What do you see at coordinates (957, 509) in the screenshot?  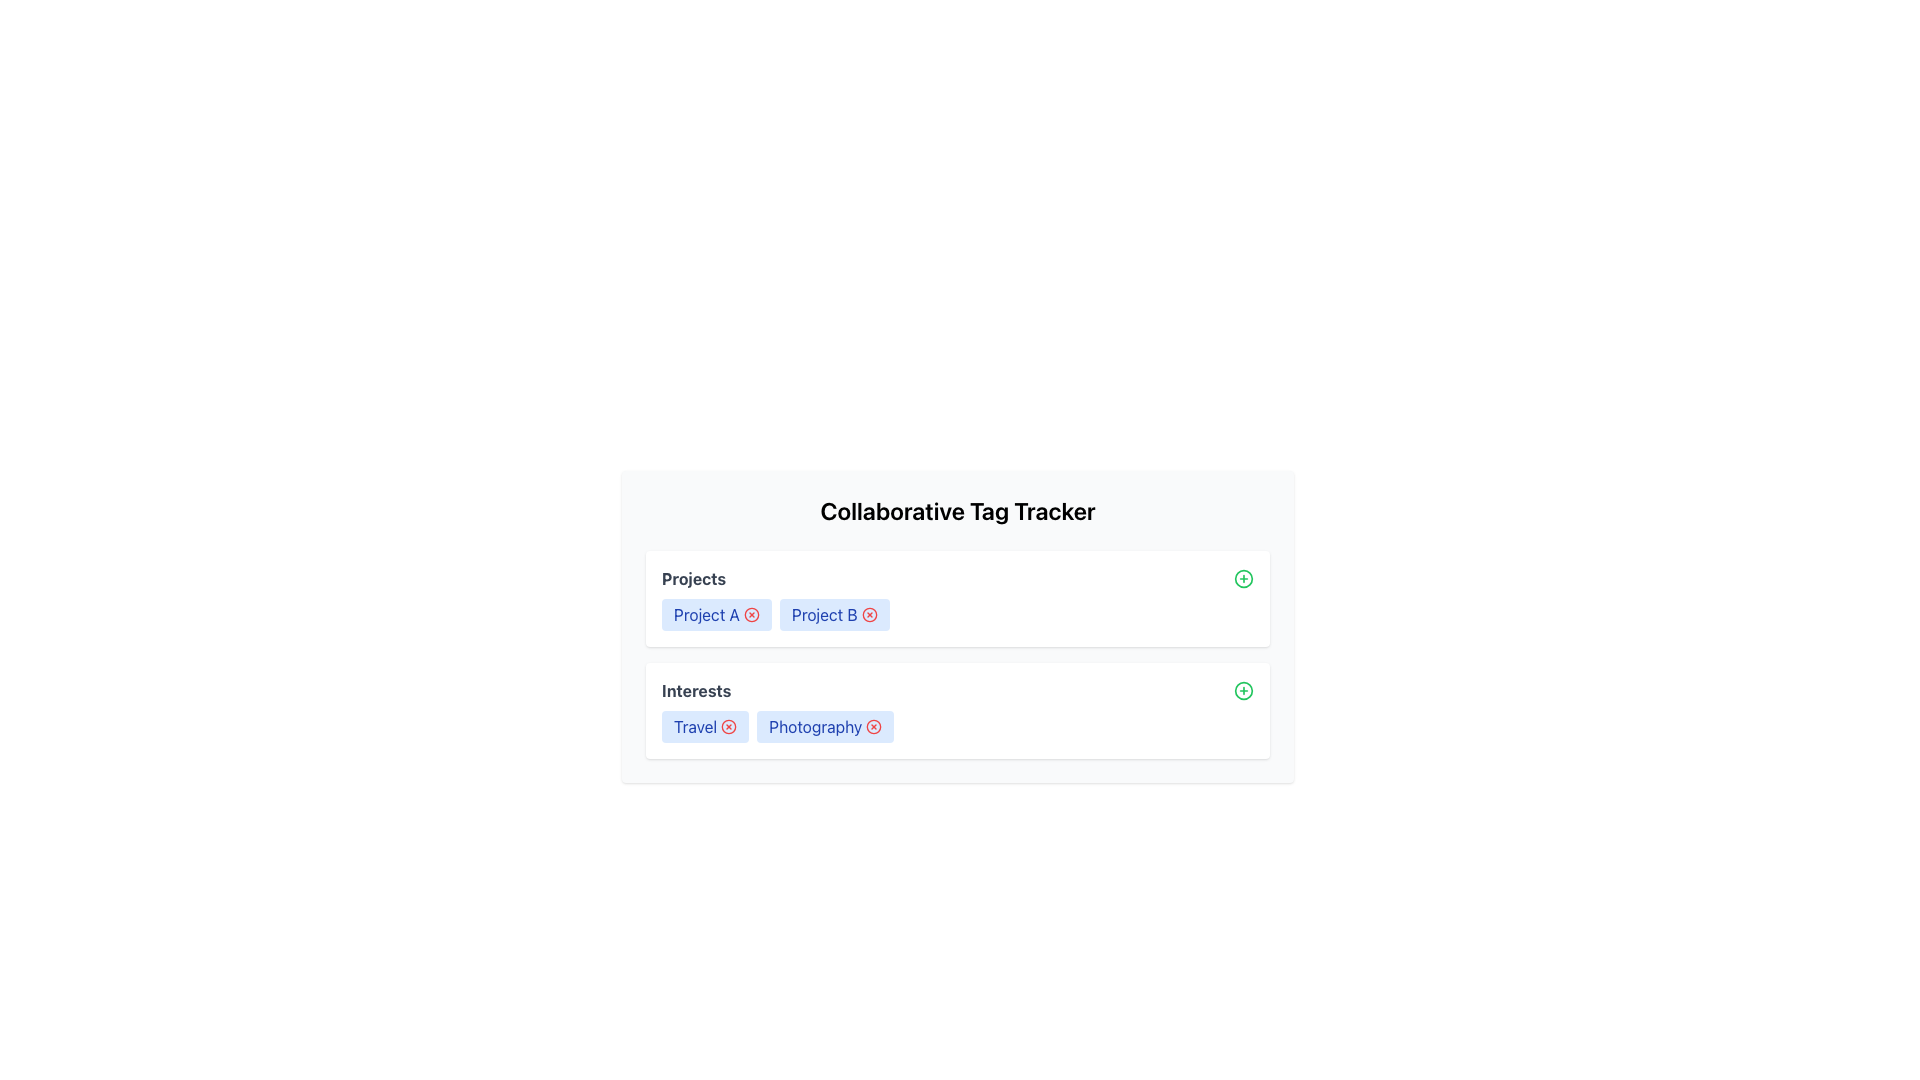 I see `Text Label located at the top-center of the card, which serves as the title or descriptor for the associated content` at bounding box center [957, 509].